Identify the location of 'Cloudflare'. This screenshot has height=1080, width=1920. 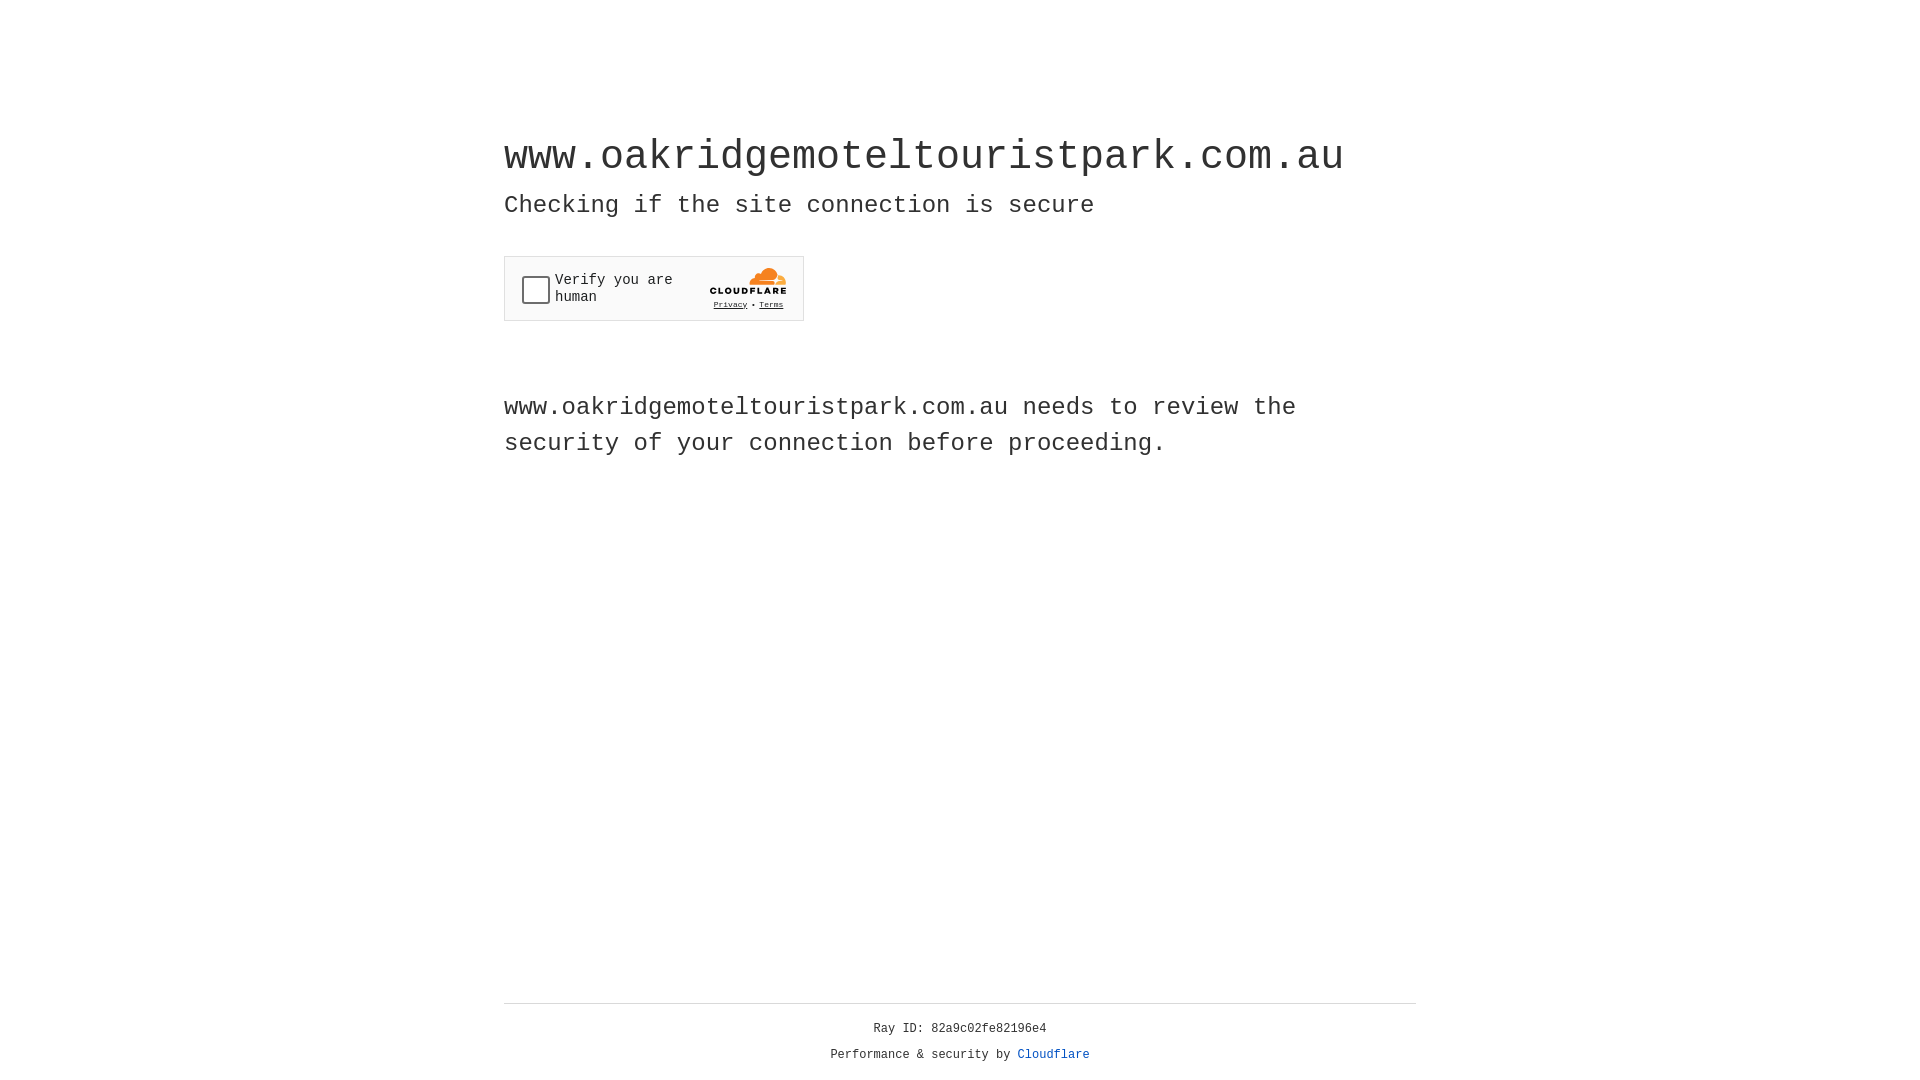
(1053, 1054).